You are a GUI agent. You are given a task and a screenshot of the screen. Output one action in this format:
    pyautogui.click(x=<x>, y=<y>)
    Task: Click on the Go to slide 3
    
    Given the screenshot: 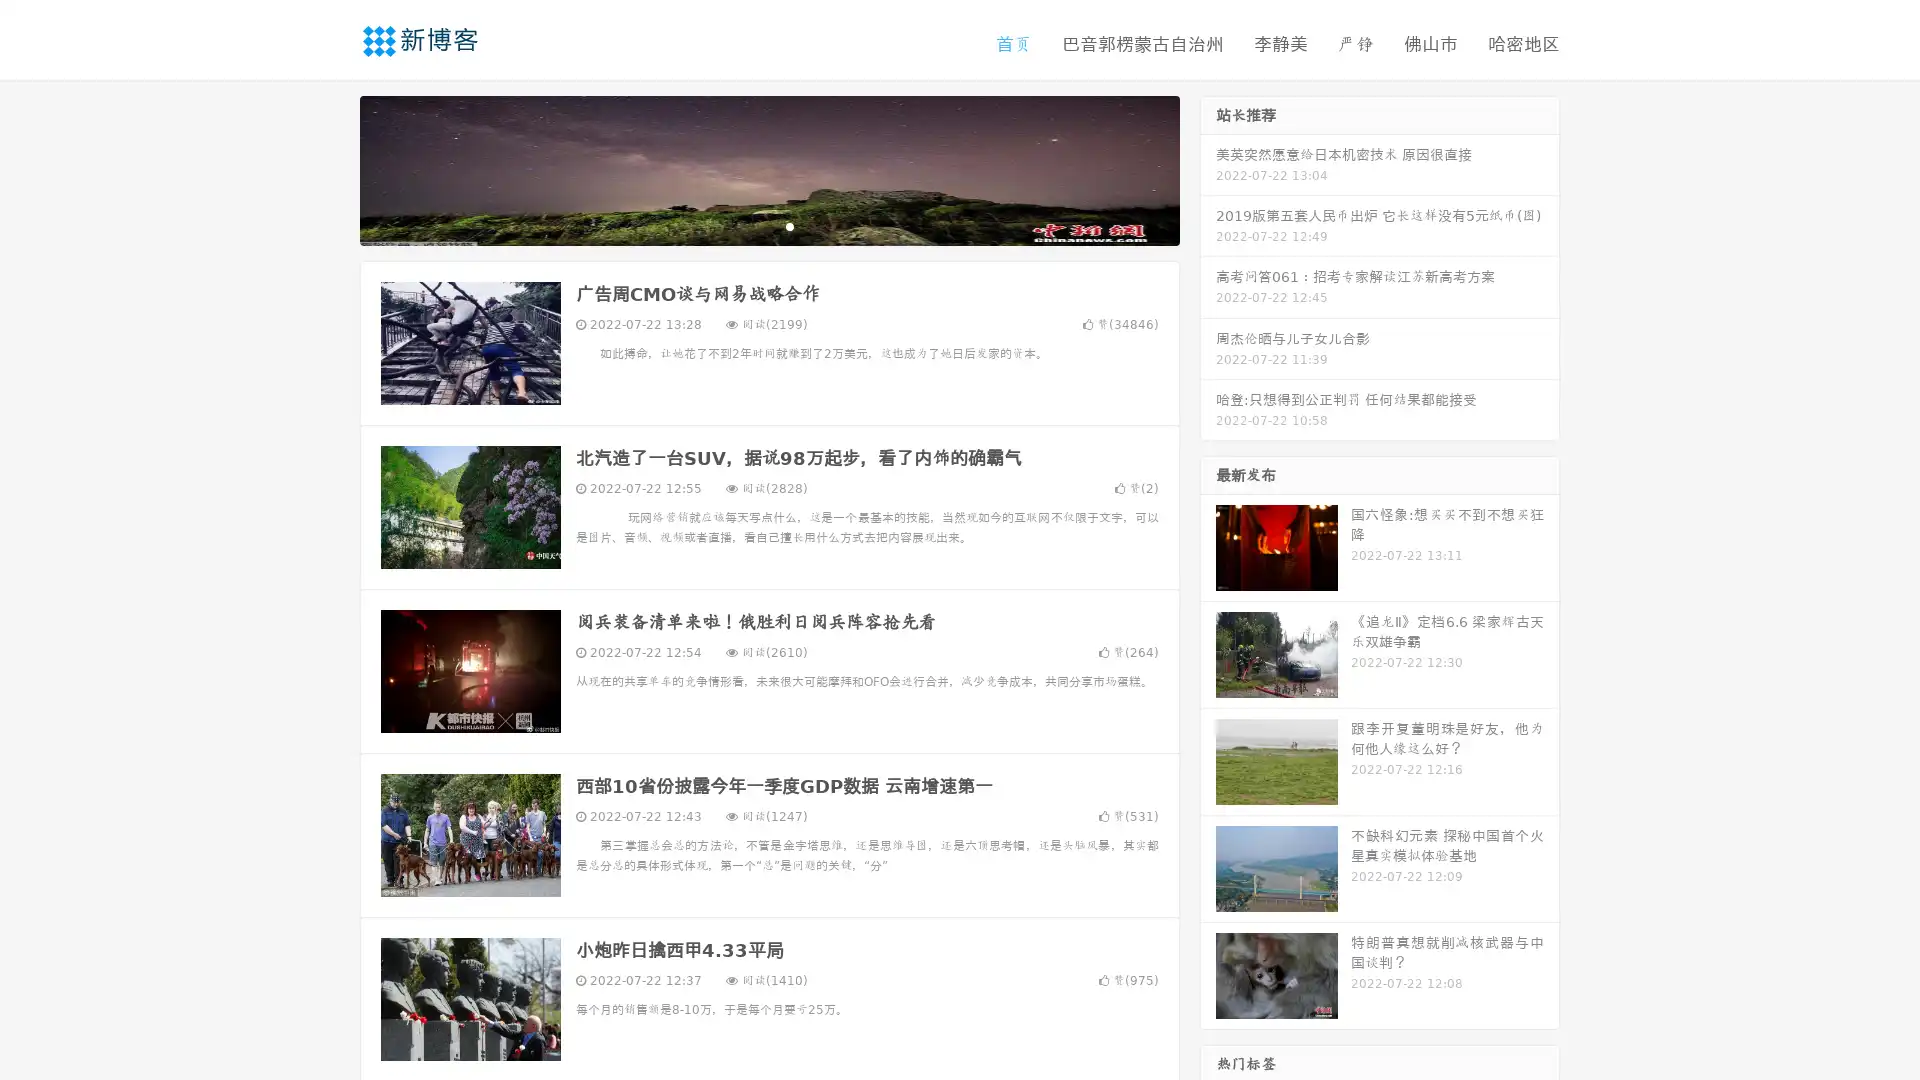 What is the action you would take?
    pyautogui.click(x=789, y=225)
    